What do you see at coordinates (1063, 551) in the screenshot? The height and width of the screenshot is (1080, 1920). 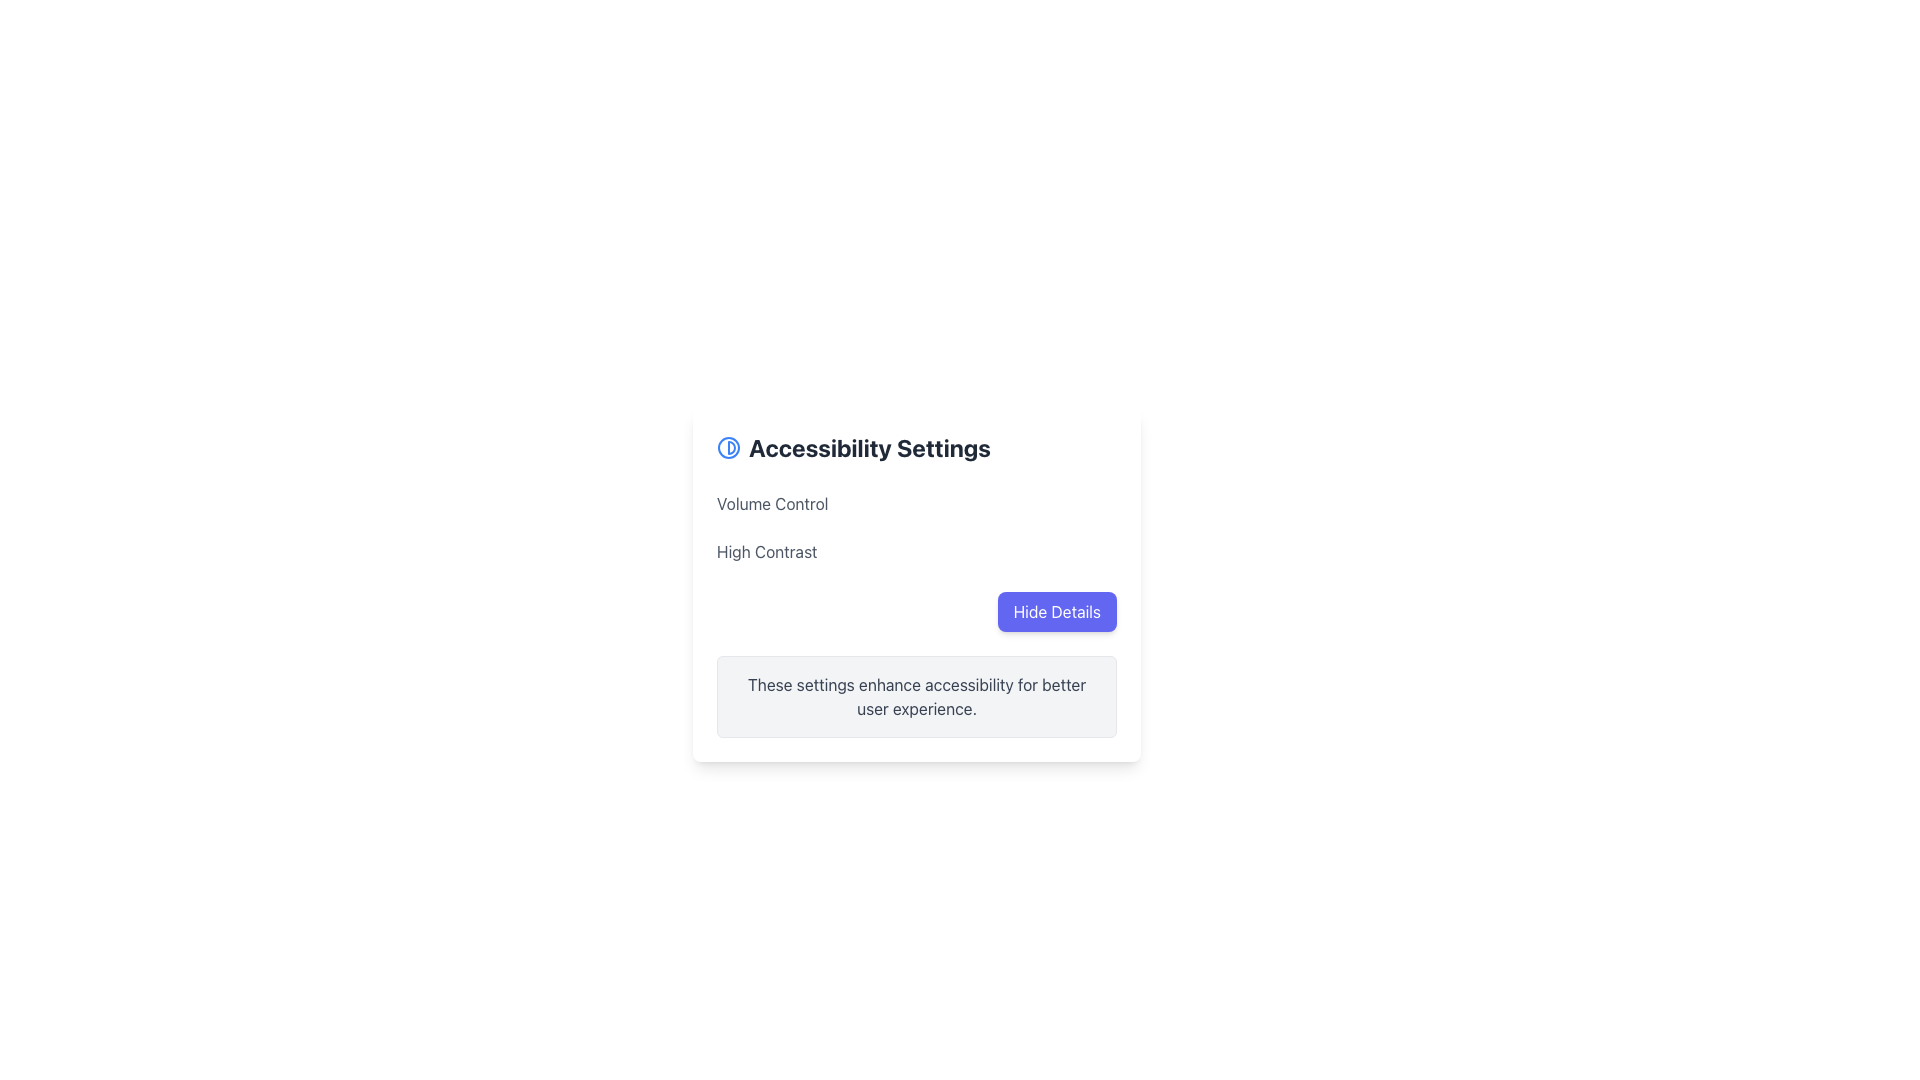 I see `the interactive button used to toggle the 'High Contrast' feature` at bounding box center [1063, 551].